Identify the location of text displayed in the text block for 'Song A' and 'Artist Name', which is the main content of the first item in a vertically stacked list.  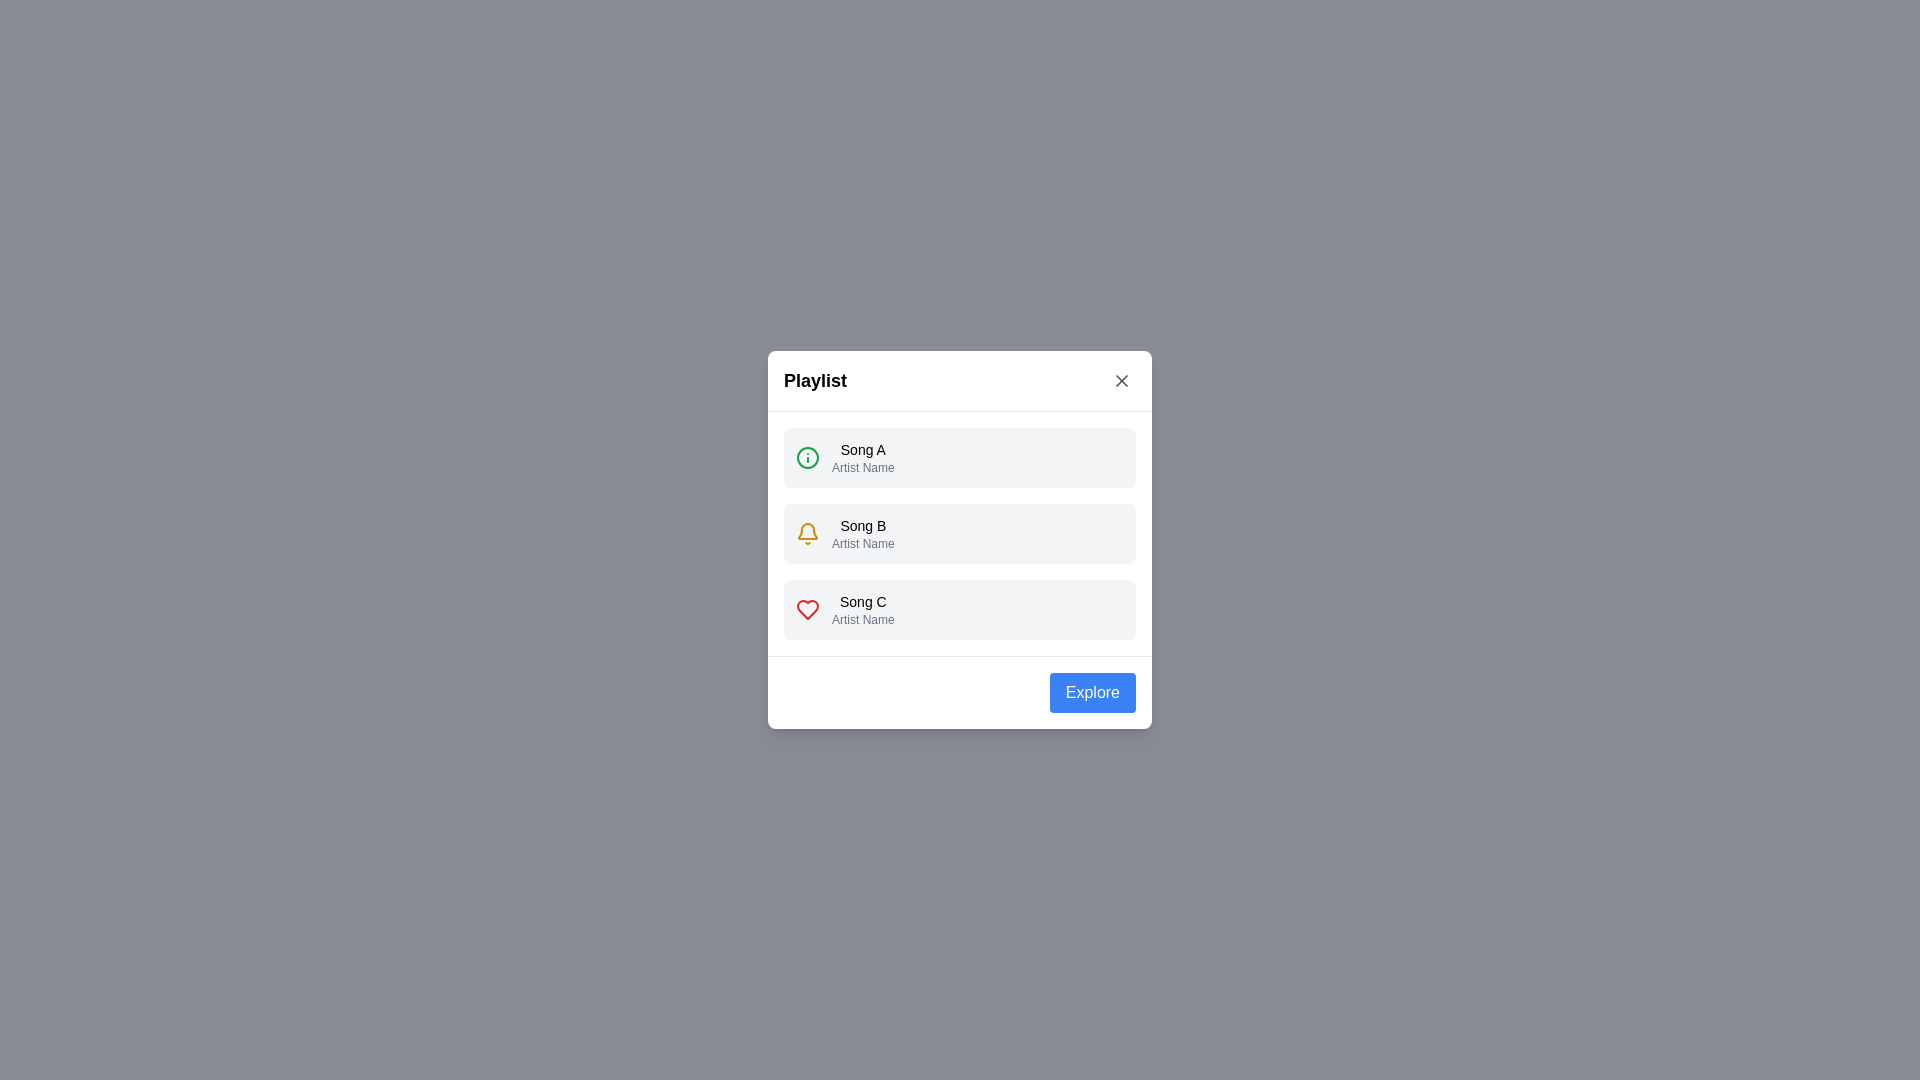
(863, 458).